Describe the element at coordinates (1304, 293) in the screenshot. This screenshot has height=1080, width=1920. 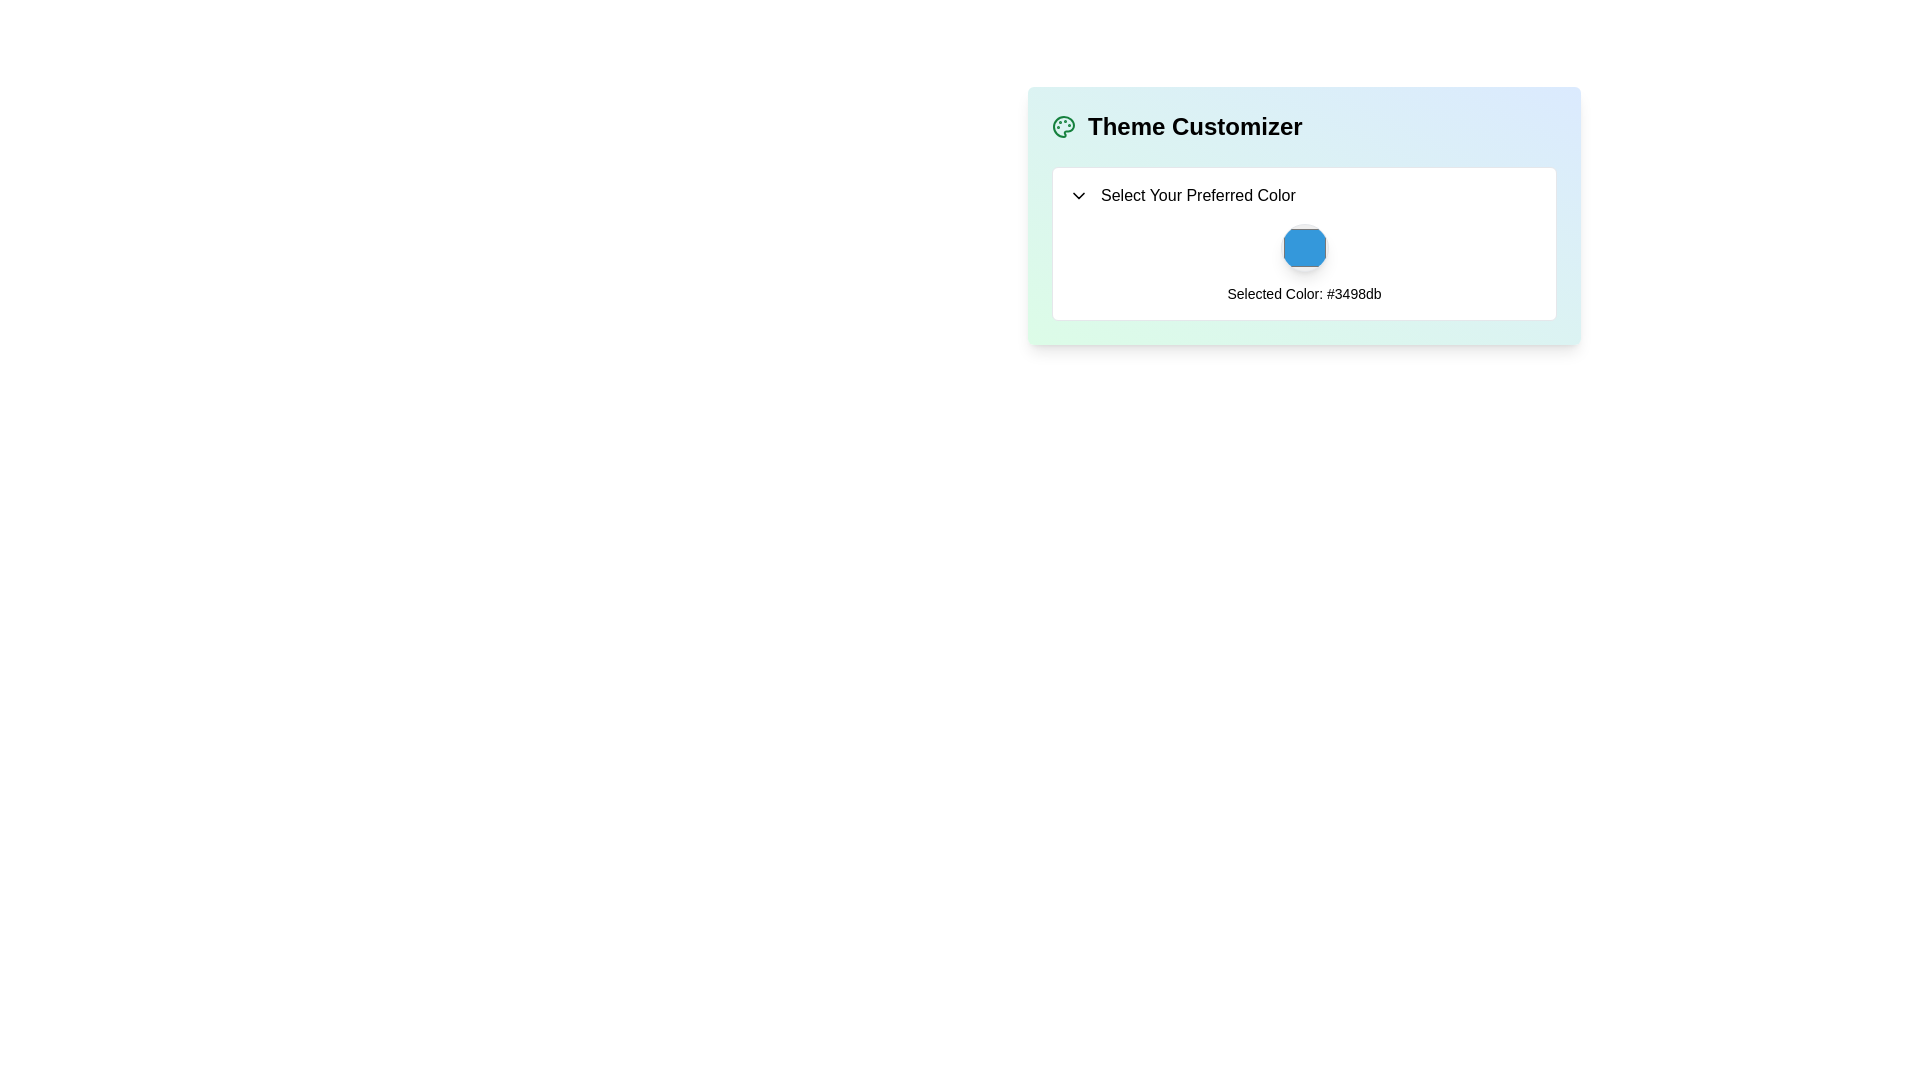
I see `text of the Text Label displaying 'Selected Color: #3498db', which is positioned below the color selection preview` at that location.